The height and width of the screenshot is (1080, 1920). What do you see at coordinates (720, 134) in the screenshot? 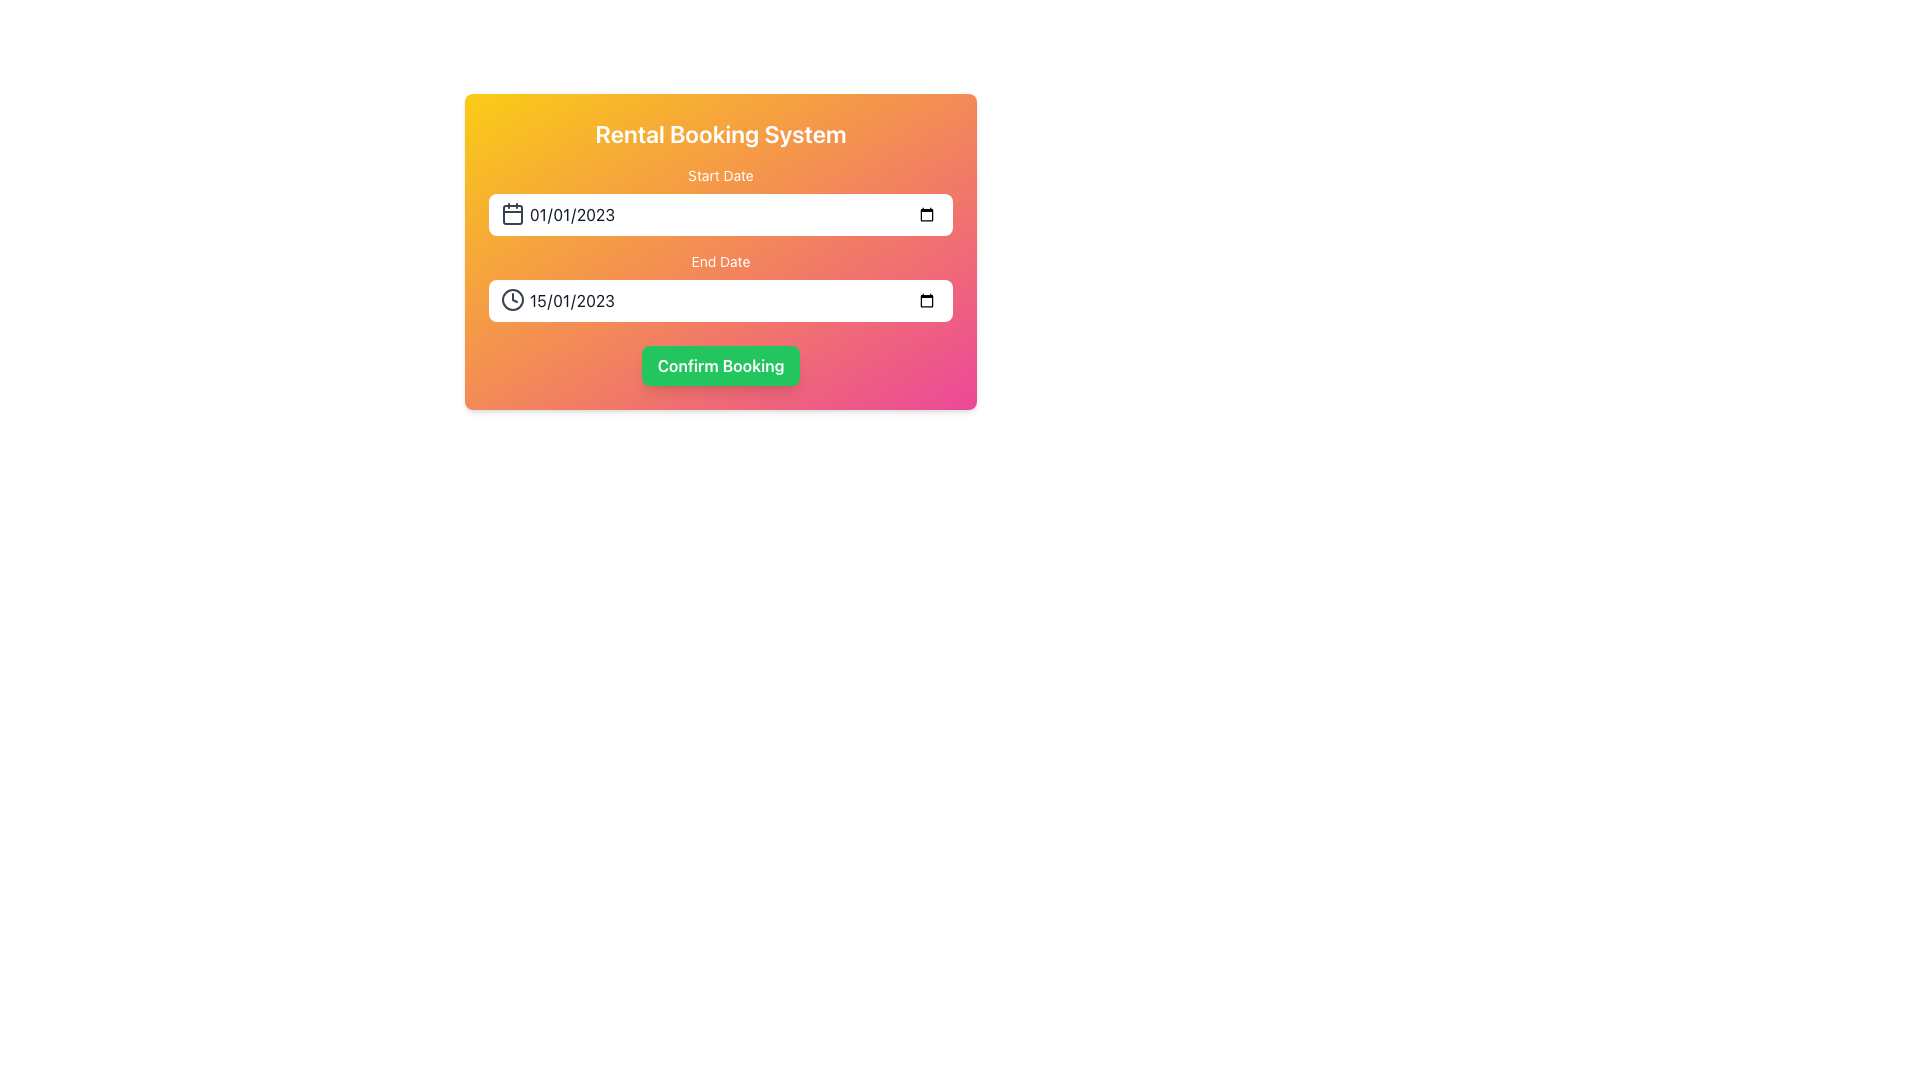
I see `the Static Text Heading which serves as the title for the section, indicating the primary purpose of the interface, located at the top center of the application` at bounding box center [720, 134].